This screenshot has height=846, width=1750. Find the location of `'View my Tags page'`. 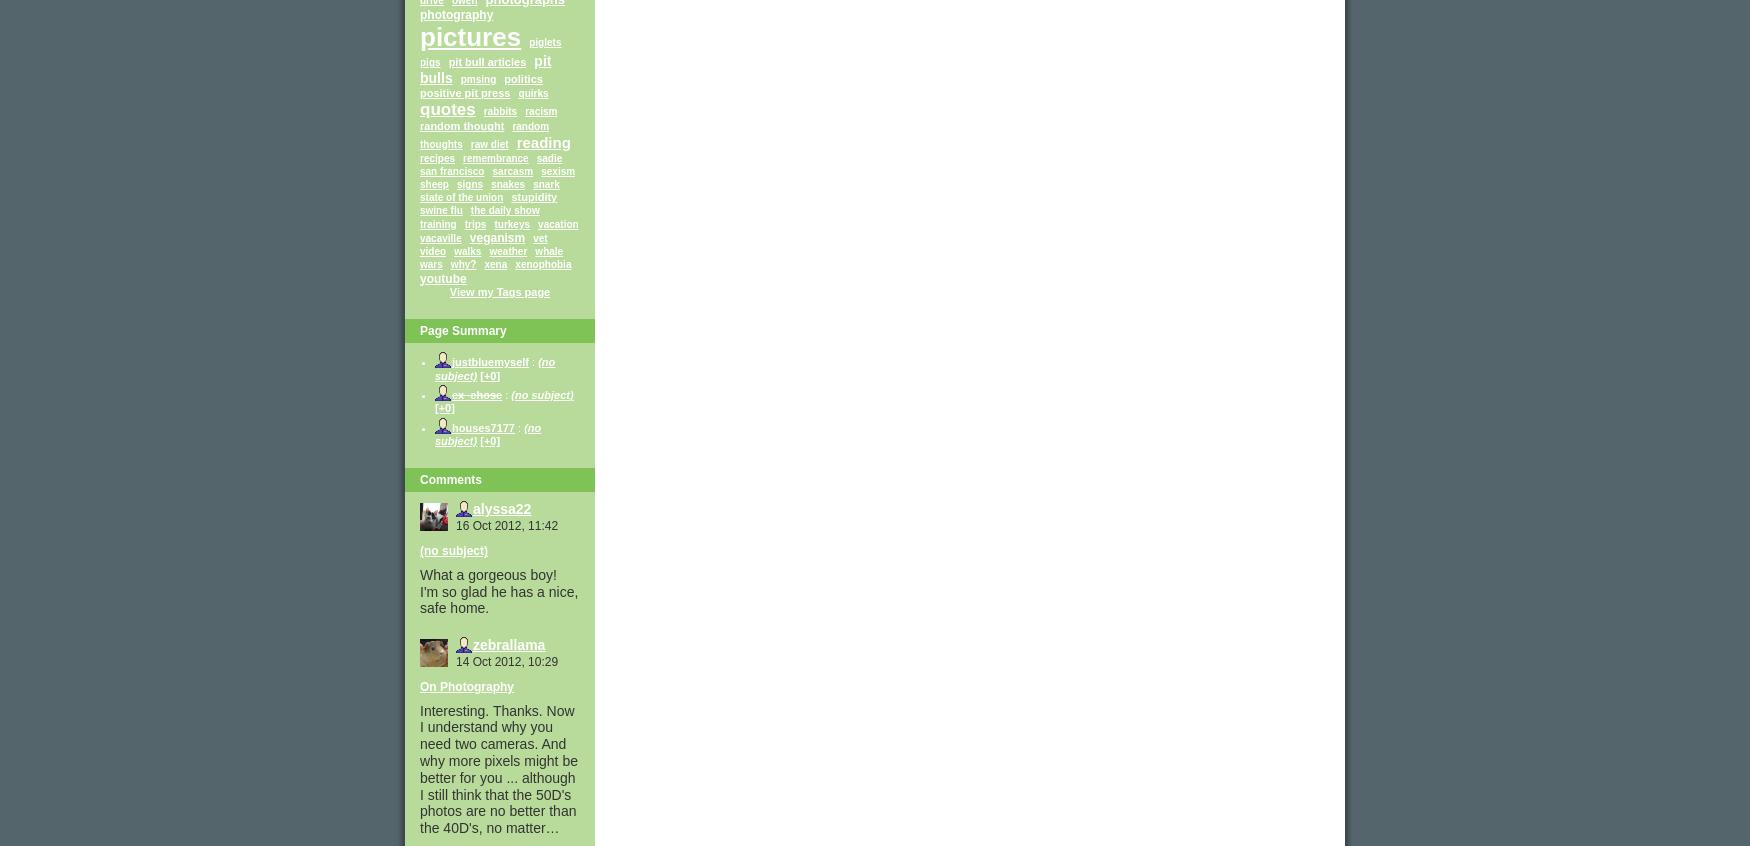

'View my Tags page' is located at coordinates (499, 290).